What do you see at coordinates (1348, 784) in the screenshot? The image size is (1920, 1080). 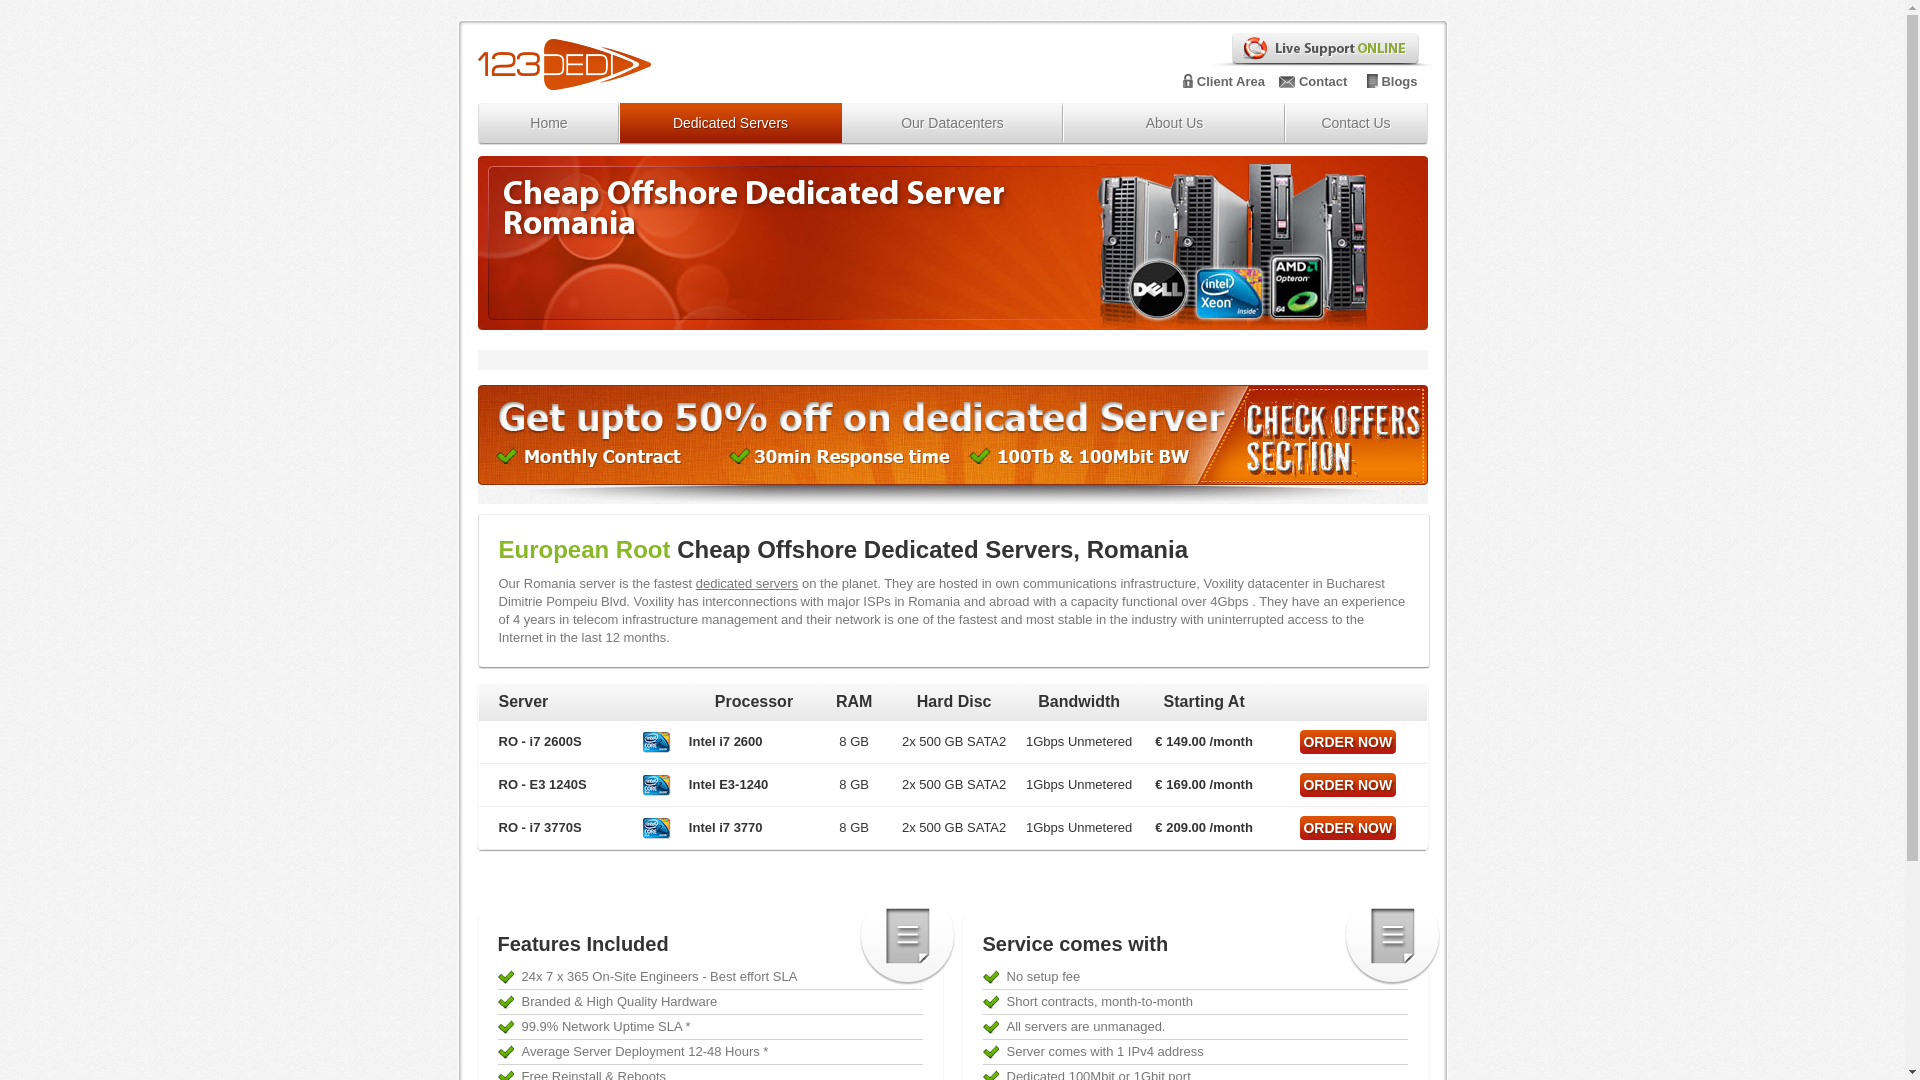 I see `'ORDER NOW'` at bounding box center [1348, 784].